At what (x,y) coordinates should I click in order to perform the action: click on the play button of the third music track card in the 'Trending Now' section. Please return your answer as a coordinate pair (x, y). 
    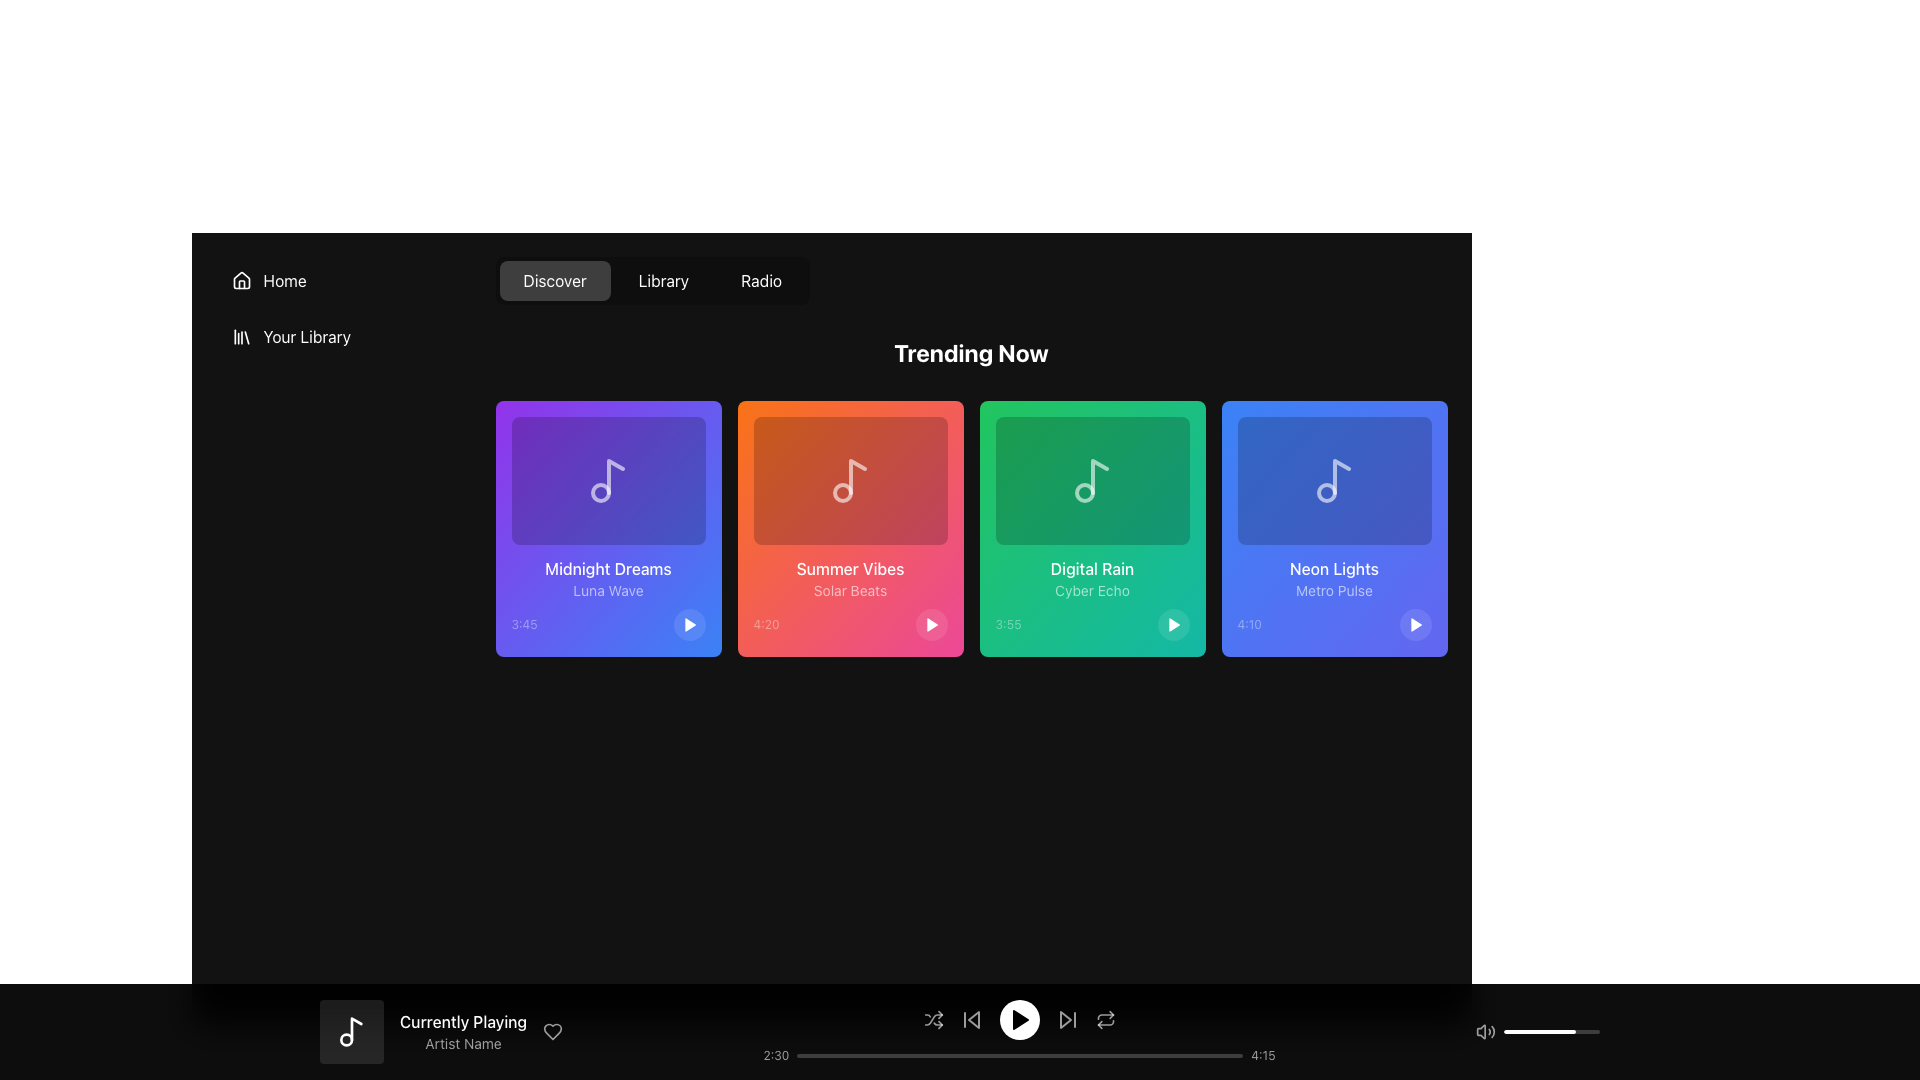
    Looking at the image, I should click on (1091, 527).